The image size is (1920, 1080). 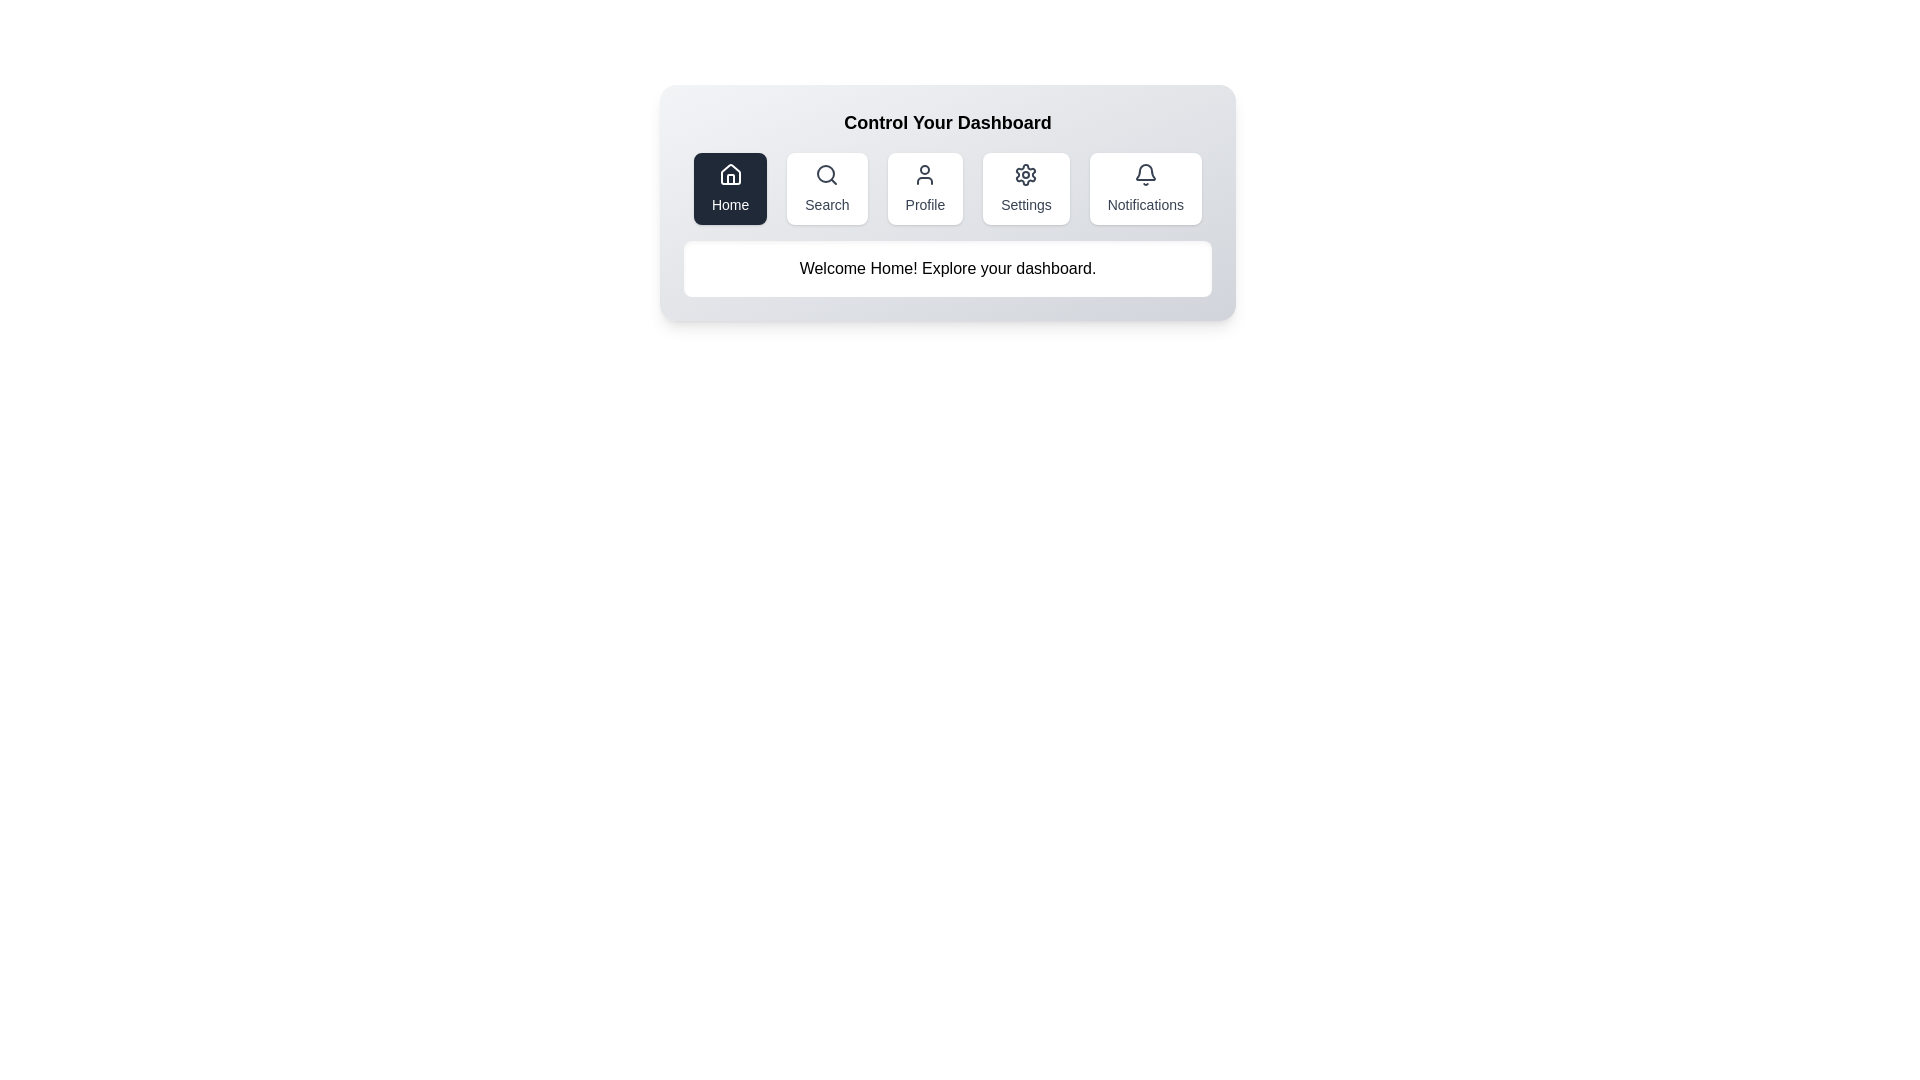 I want to click on the appearance of the Notifications icon, which serves as a visual indicator for alerts and updates, located at the top center of the interface in the menu bar, so click(x=1145, y=173).